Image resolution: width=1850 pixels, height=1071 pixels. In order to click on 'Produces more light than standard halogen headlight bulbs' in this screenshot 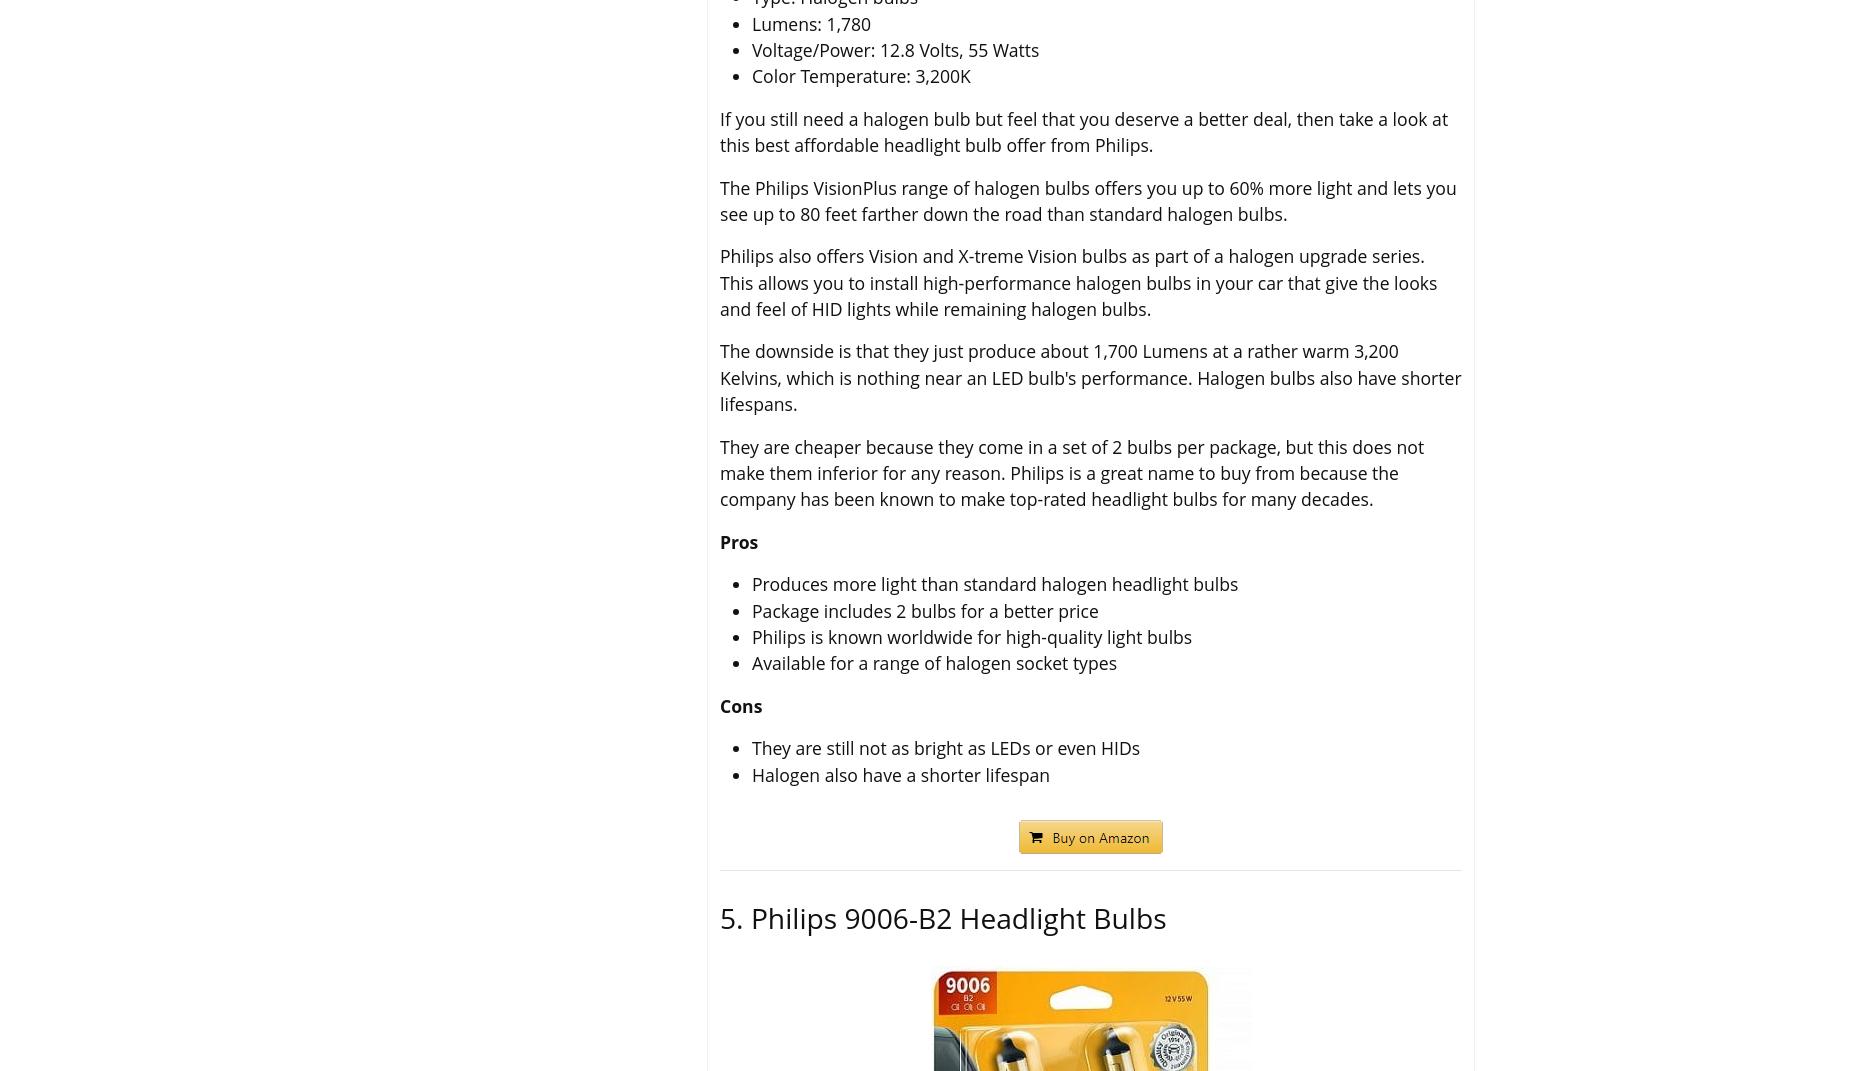, I will do `click(993, 584)`.